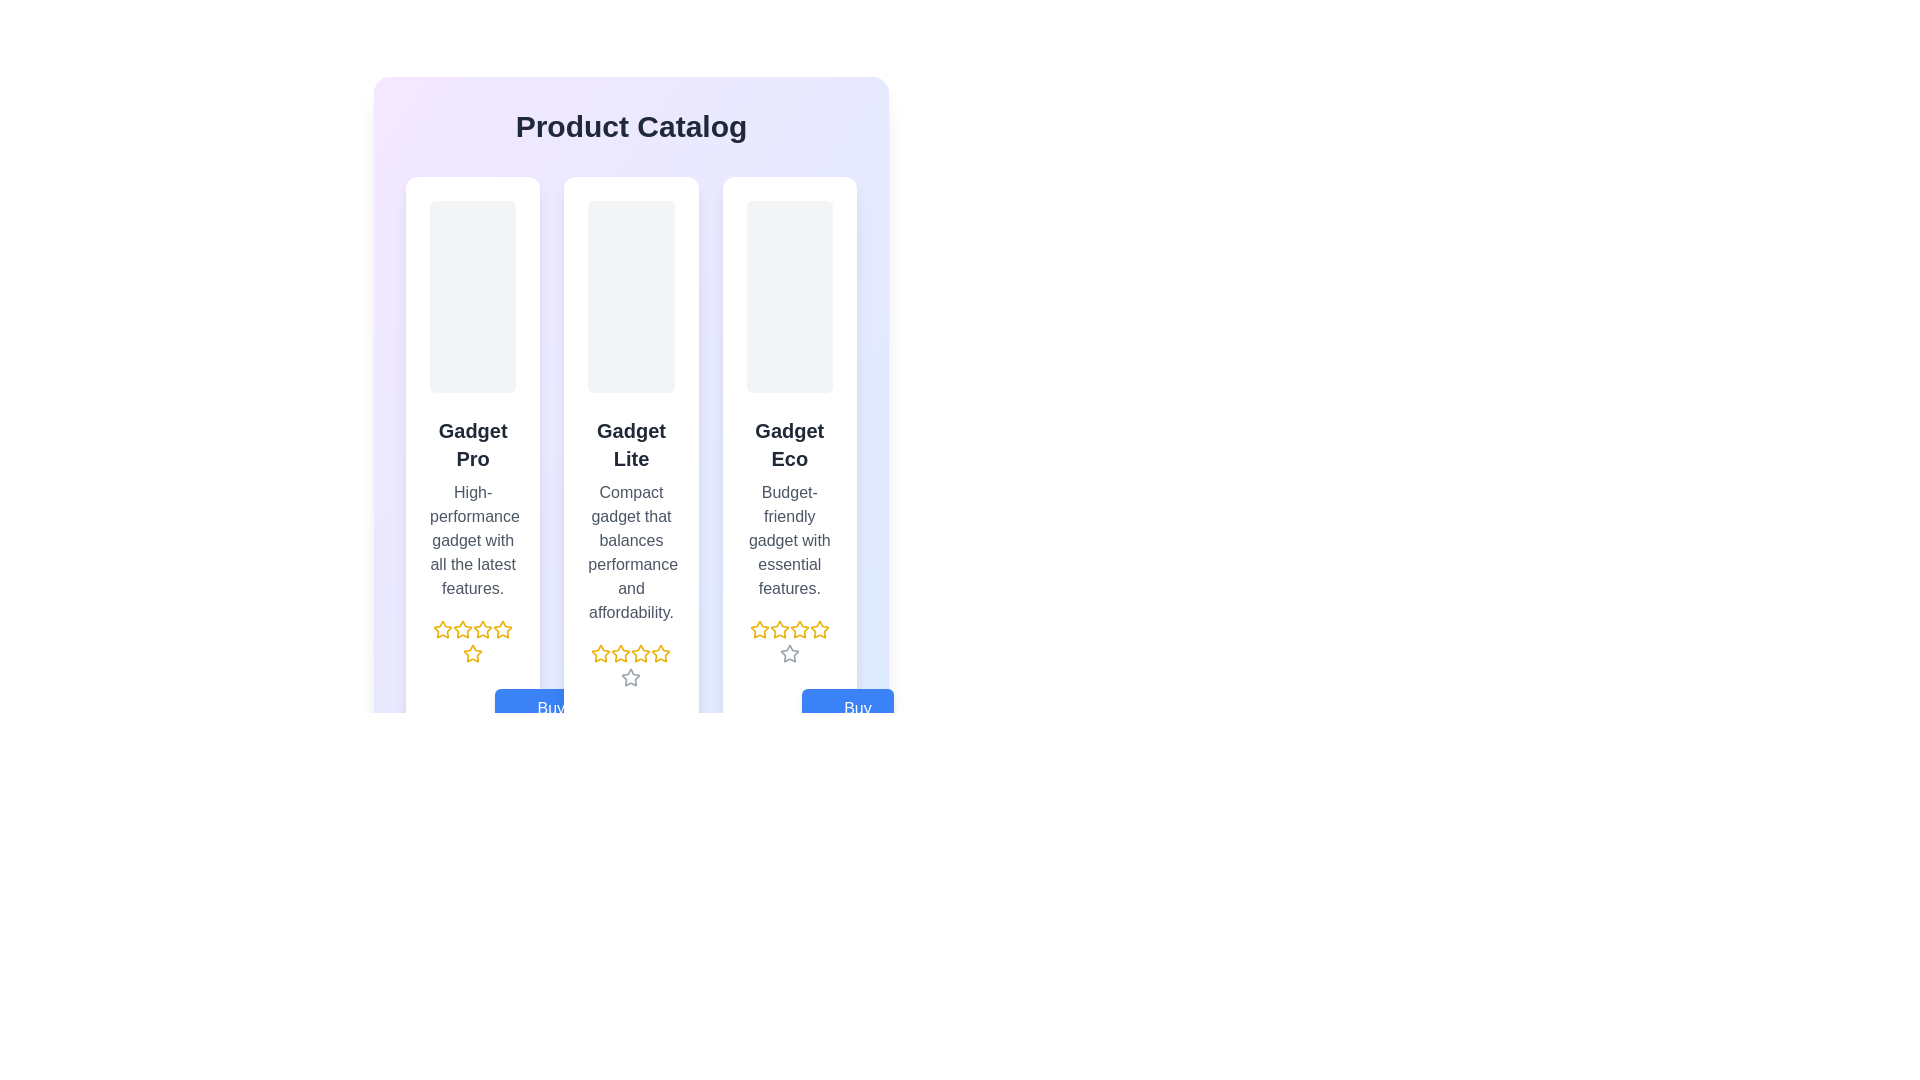 Image resolution: width=1920 pixels, height=1080 pixels. What do you see at coordinates (541, 721) in the screenshot?
I see `the 'Buy Now' button with a blue background and rounded corners by tabbing to it` at bounding box center [541, 721].